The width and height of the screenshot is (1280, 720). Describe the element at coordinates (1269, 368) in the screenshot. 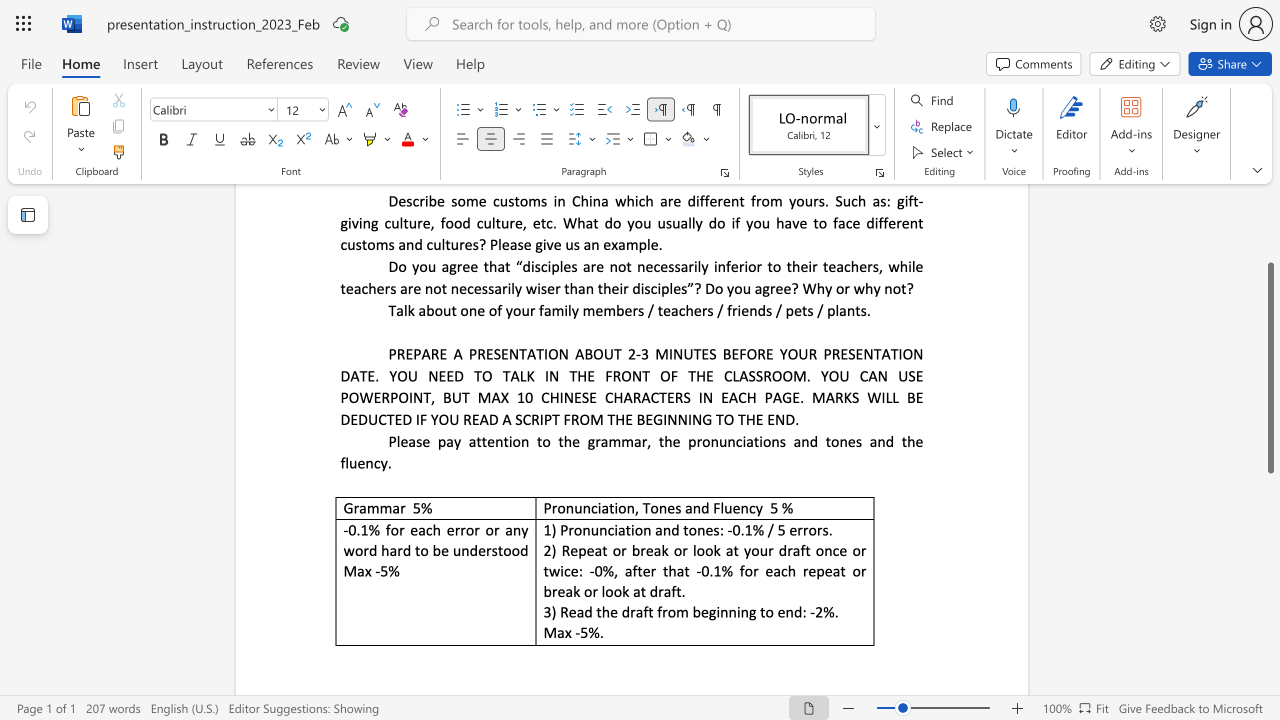

I see `the scrollbar and move down 480 pixels` at that location.